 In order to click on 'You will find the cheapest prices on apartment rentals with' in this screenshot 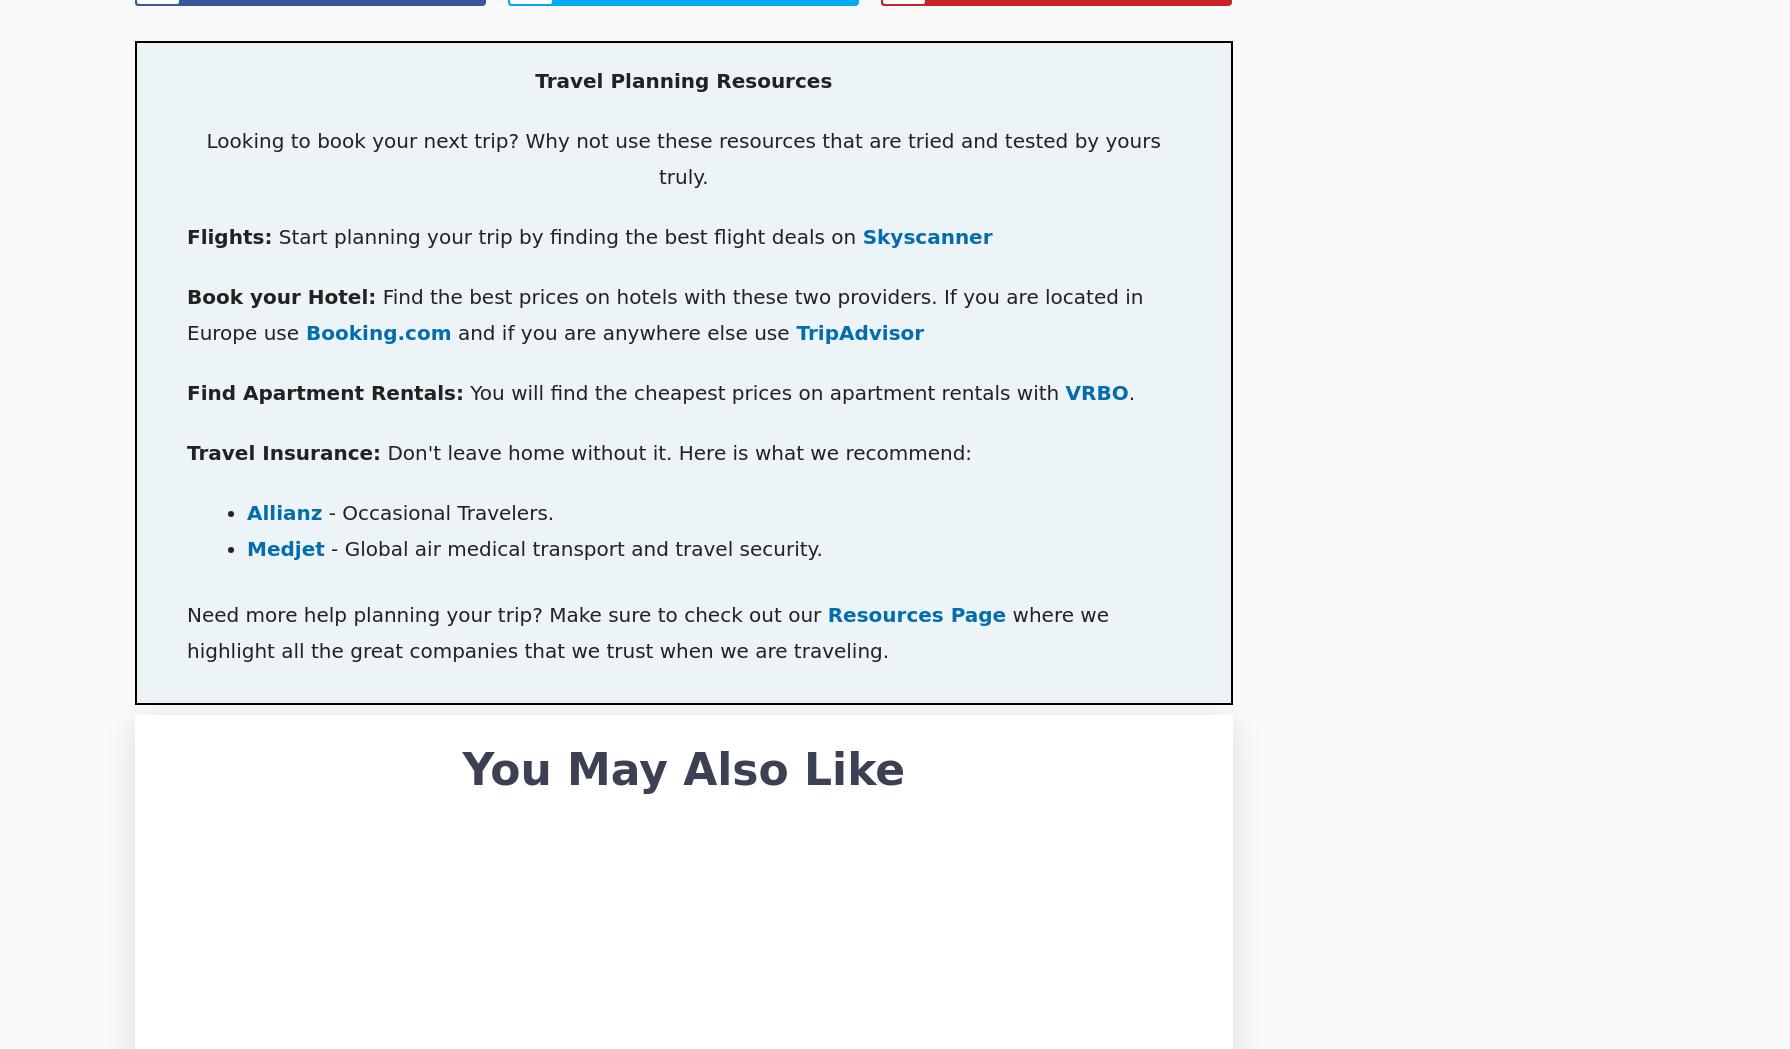, I will do `click(762, 392)`.